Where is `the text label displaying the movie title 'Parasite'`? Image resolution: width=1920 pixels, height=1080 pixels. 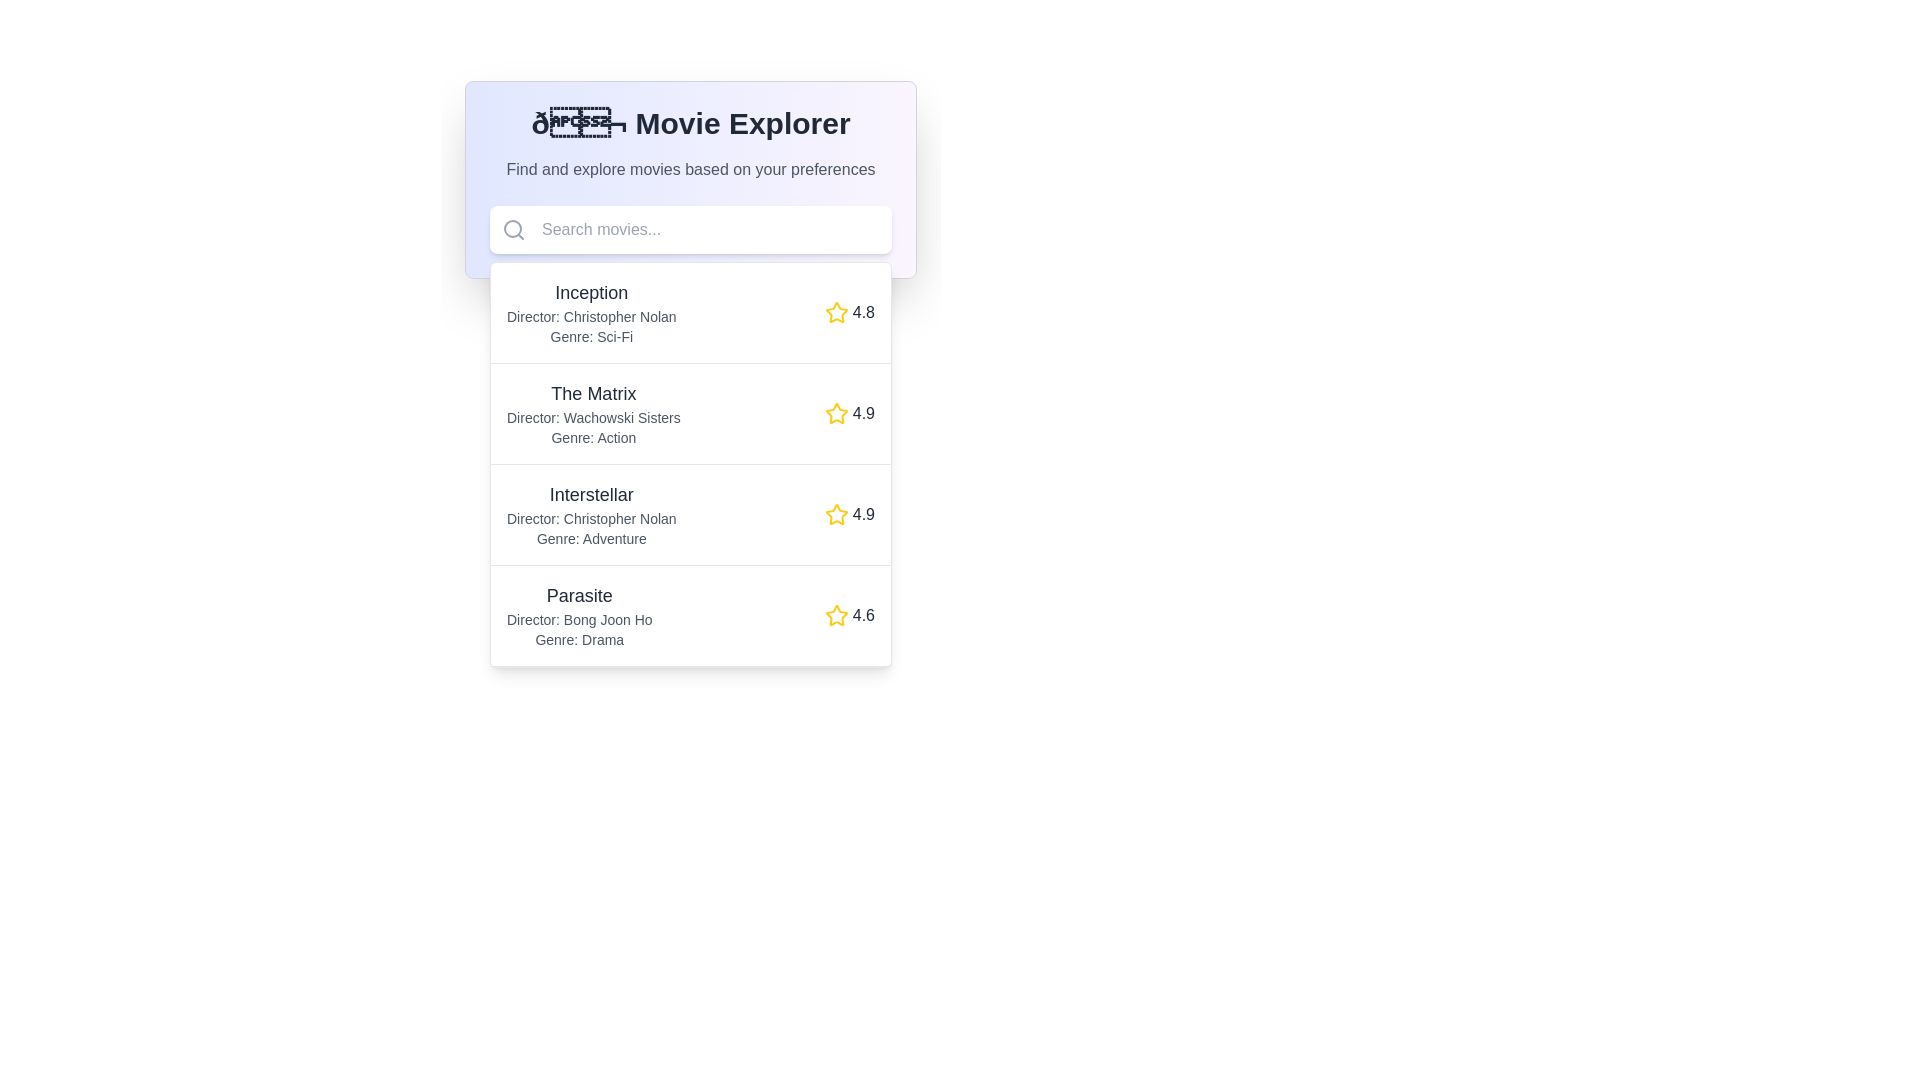
the text label displaying the movie title 'Parasite' is located at coordinates (578, 595).